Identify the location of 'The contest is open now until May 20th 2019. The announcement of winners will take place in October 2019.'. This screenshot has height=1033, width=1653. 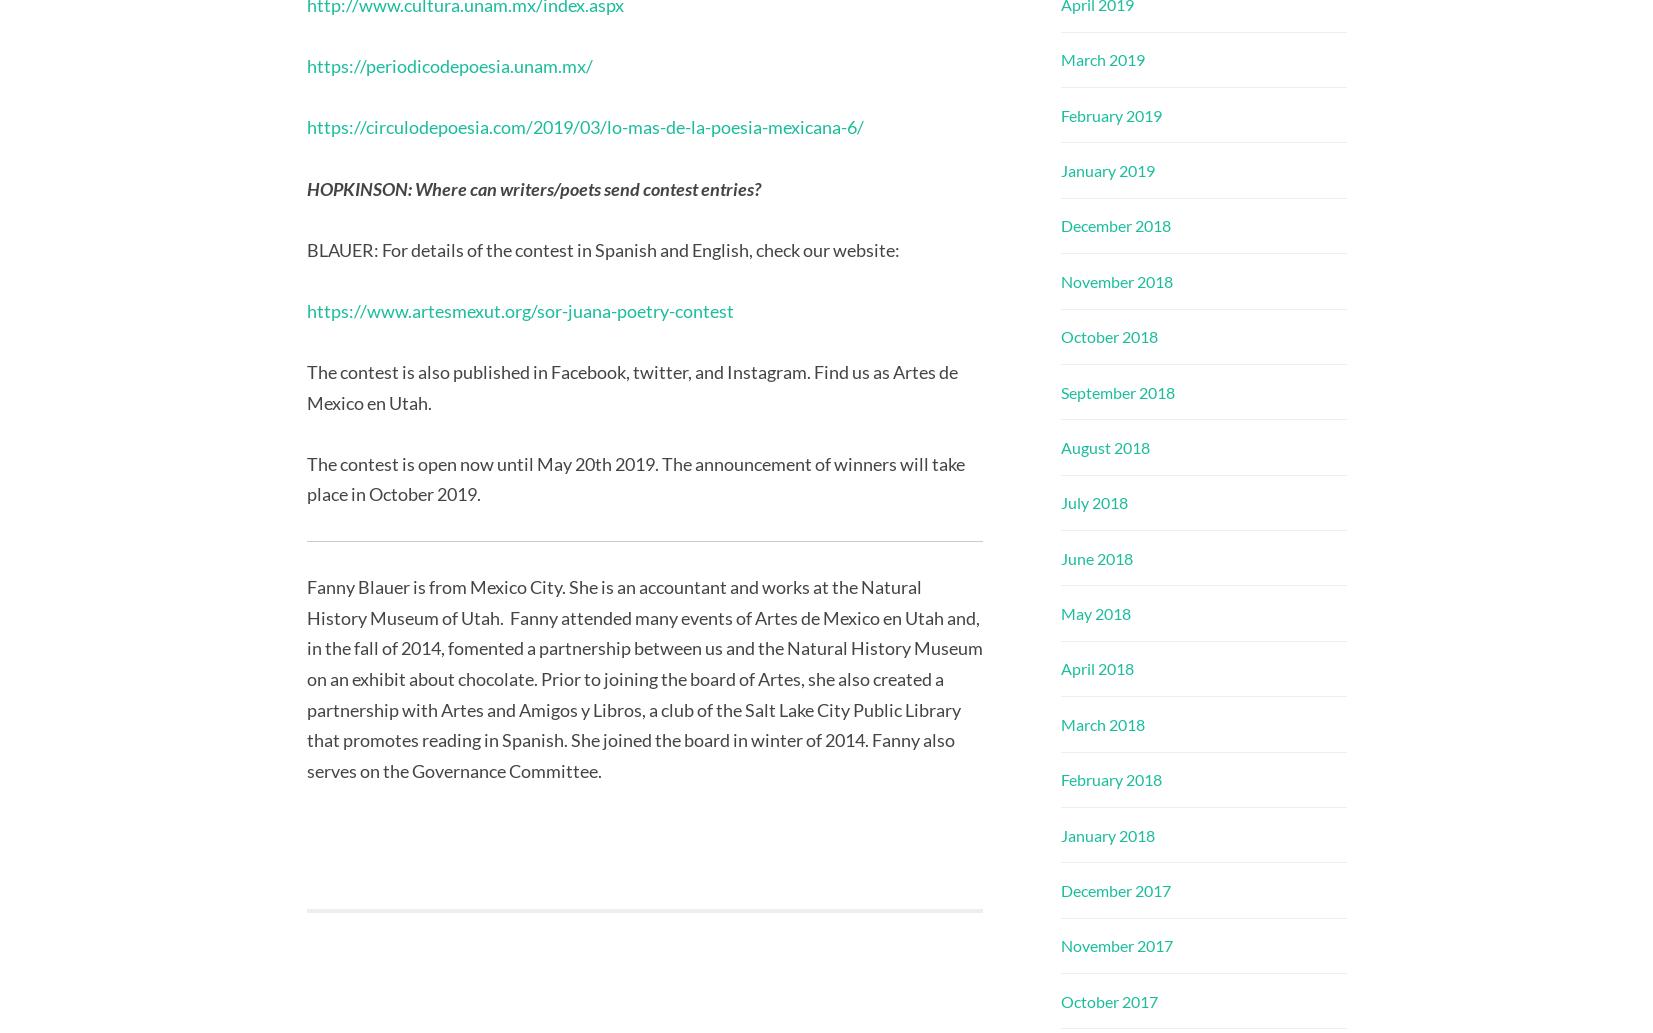
(634, 478).